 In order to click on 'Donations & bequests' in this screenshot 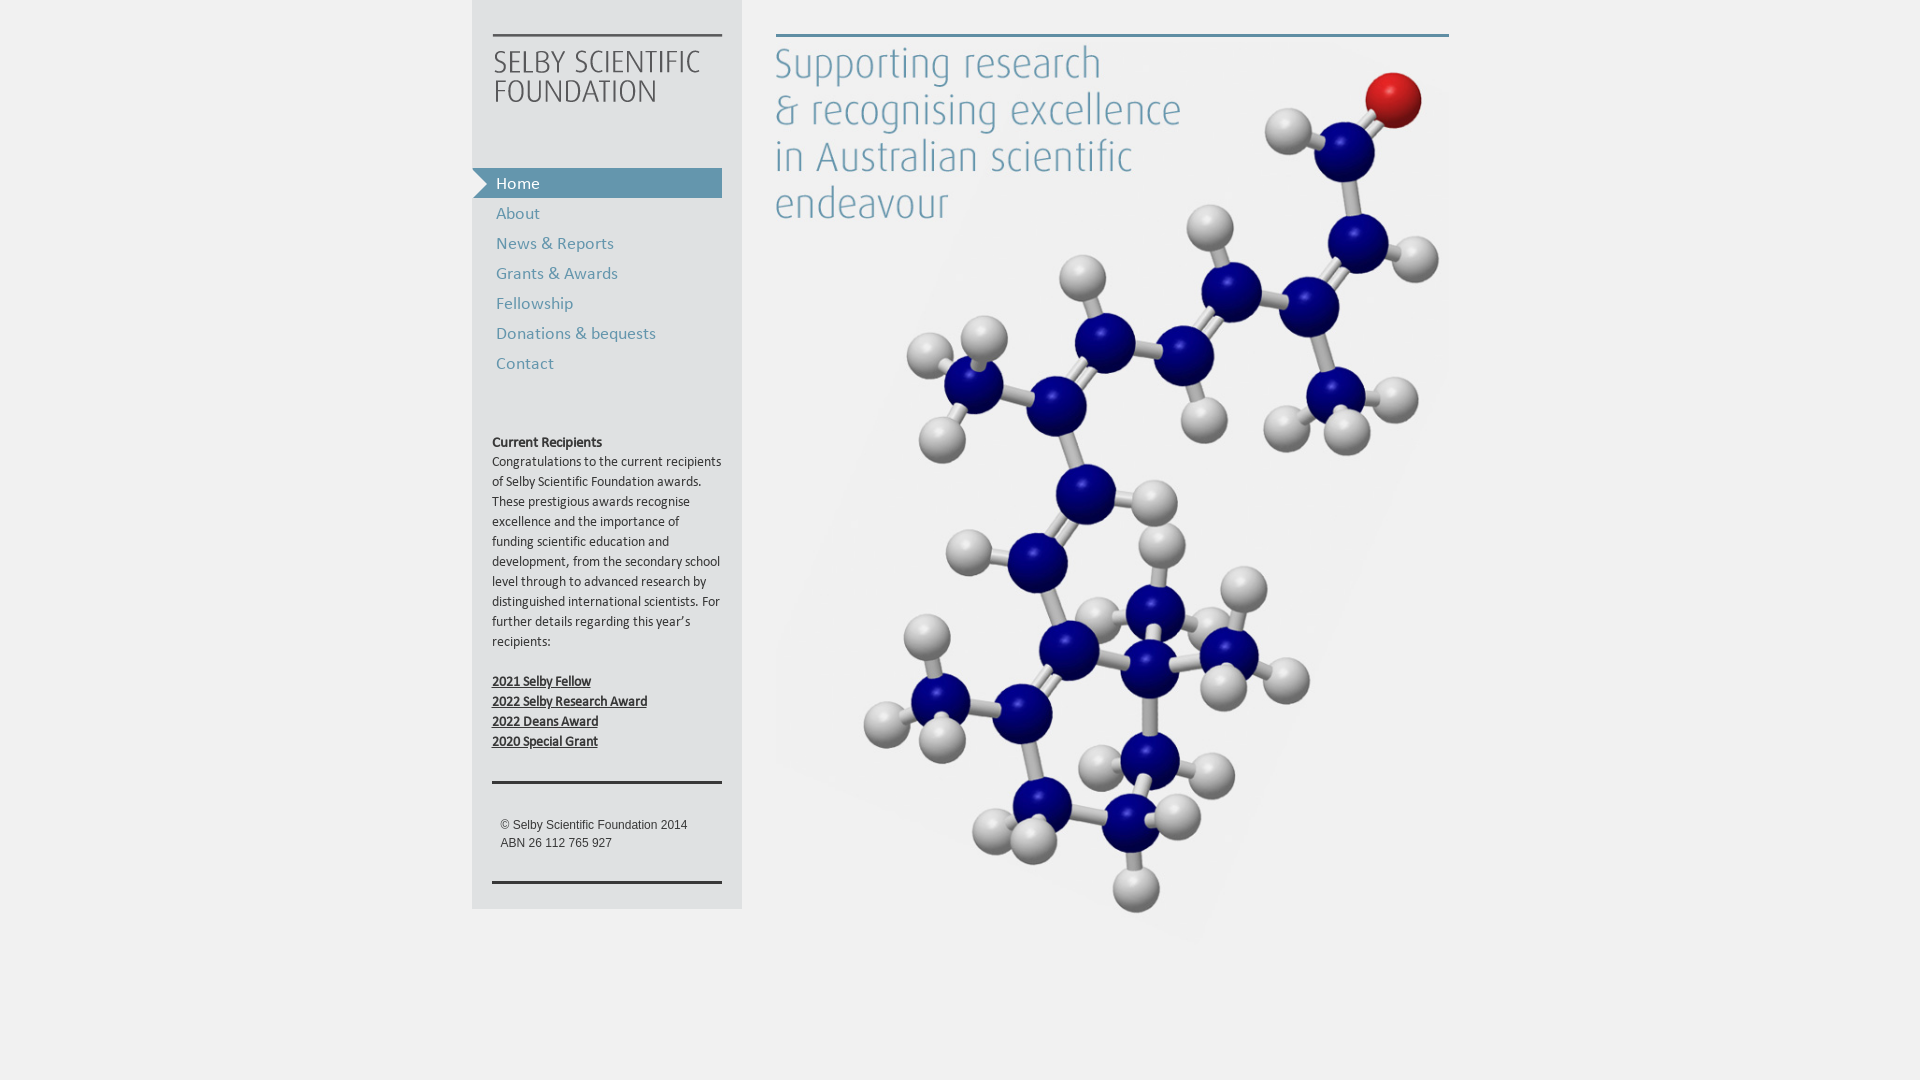, I will do `click(595, 331)`.